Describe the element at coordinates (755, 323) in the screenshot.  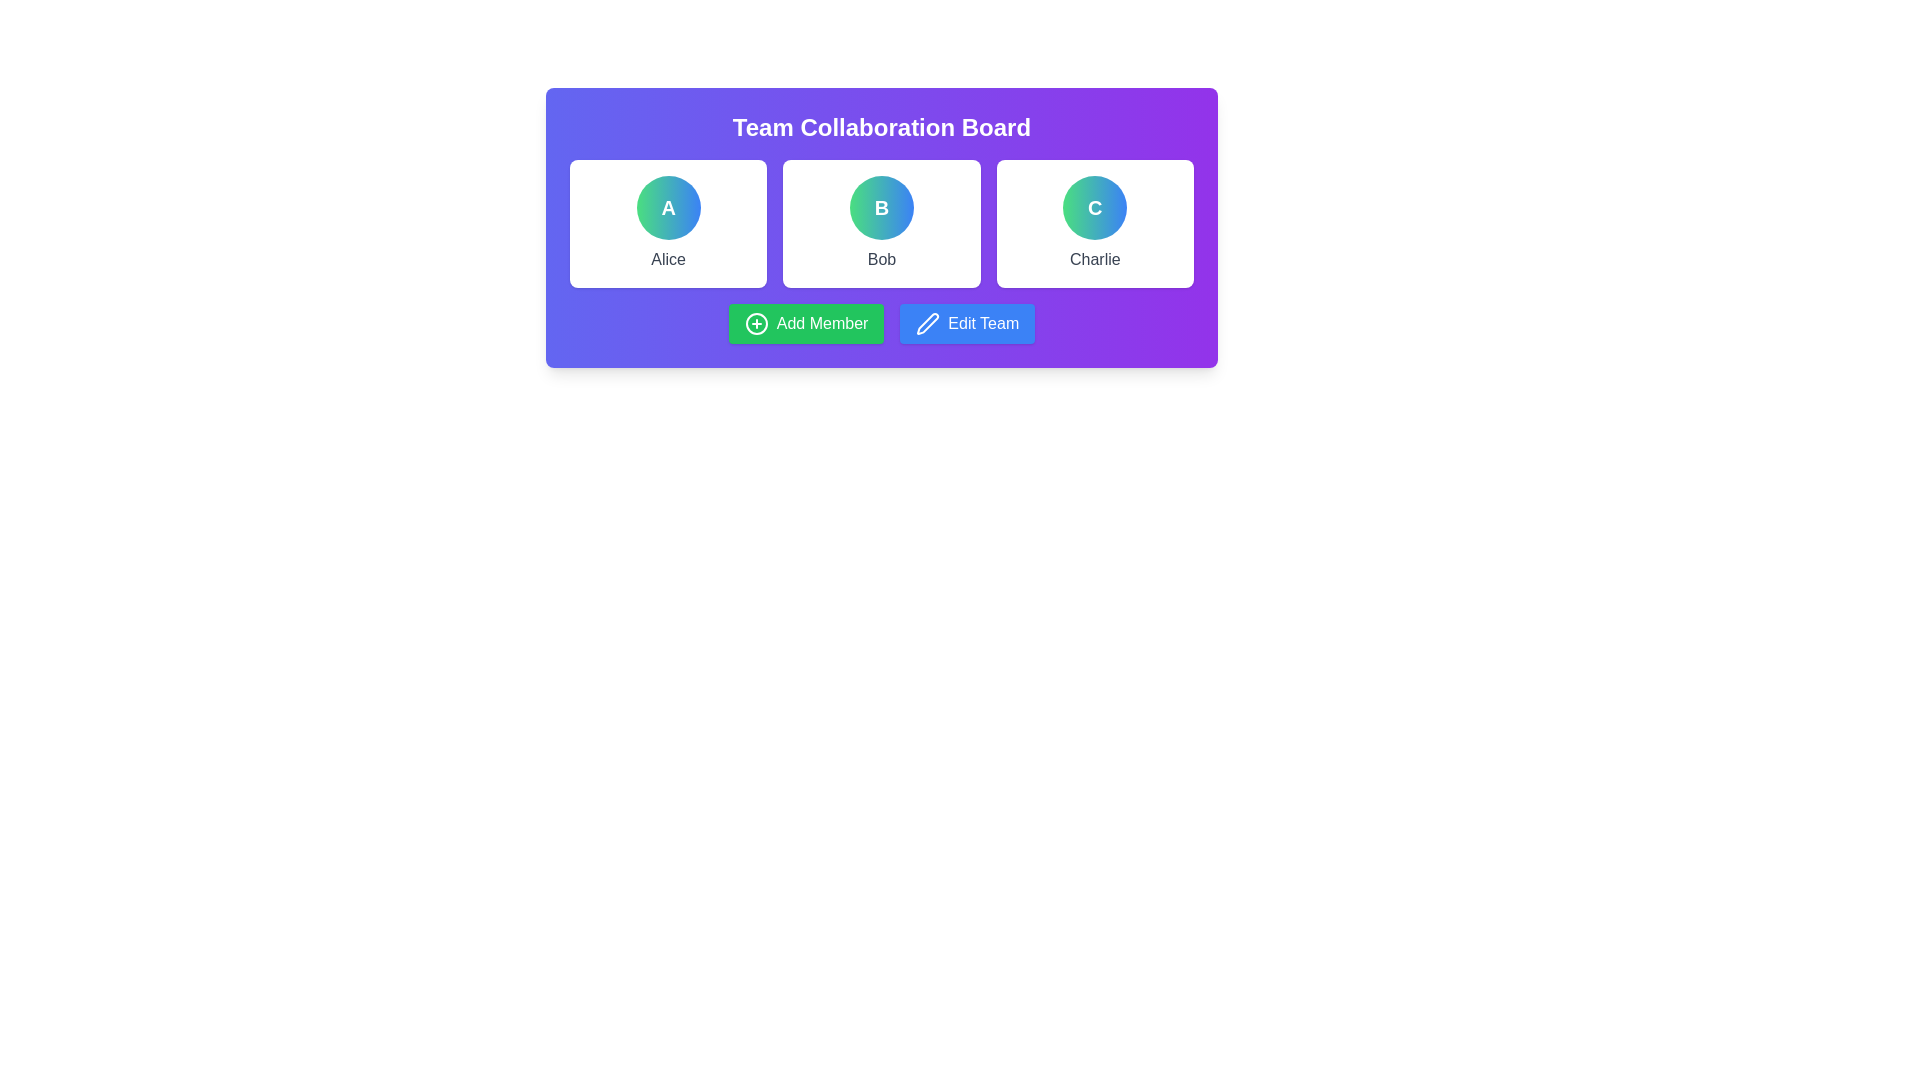
I see `the circular SVG shape within the 'Add Member' button located at the bottom row of the interface` at that location.